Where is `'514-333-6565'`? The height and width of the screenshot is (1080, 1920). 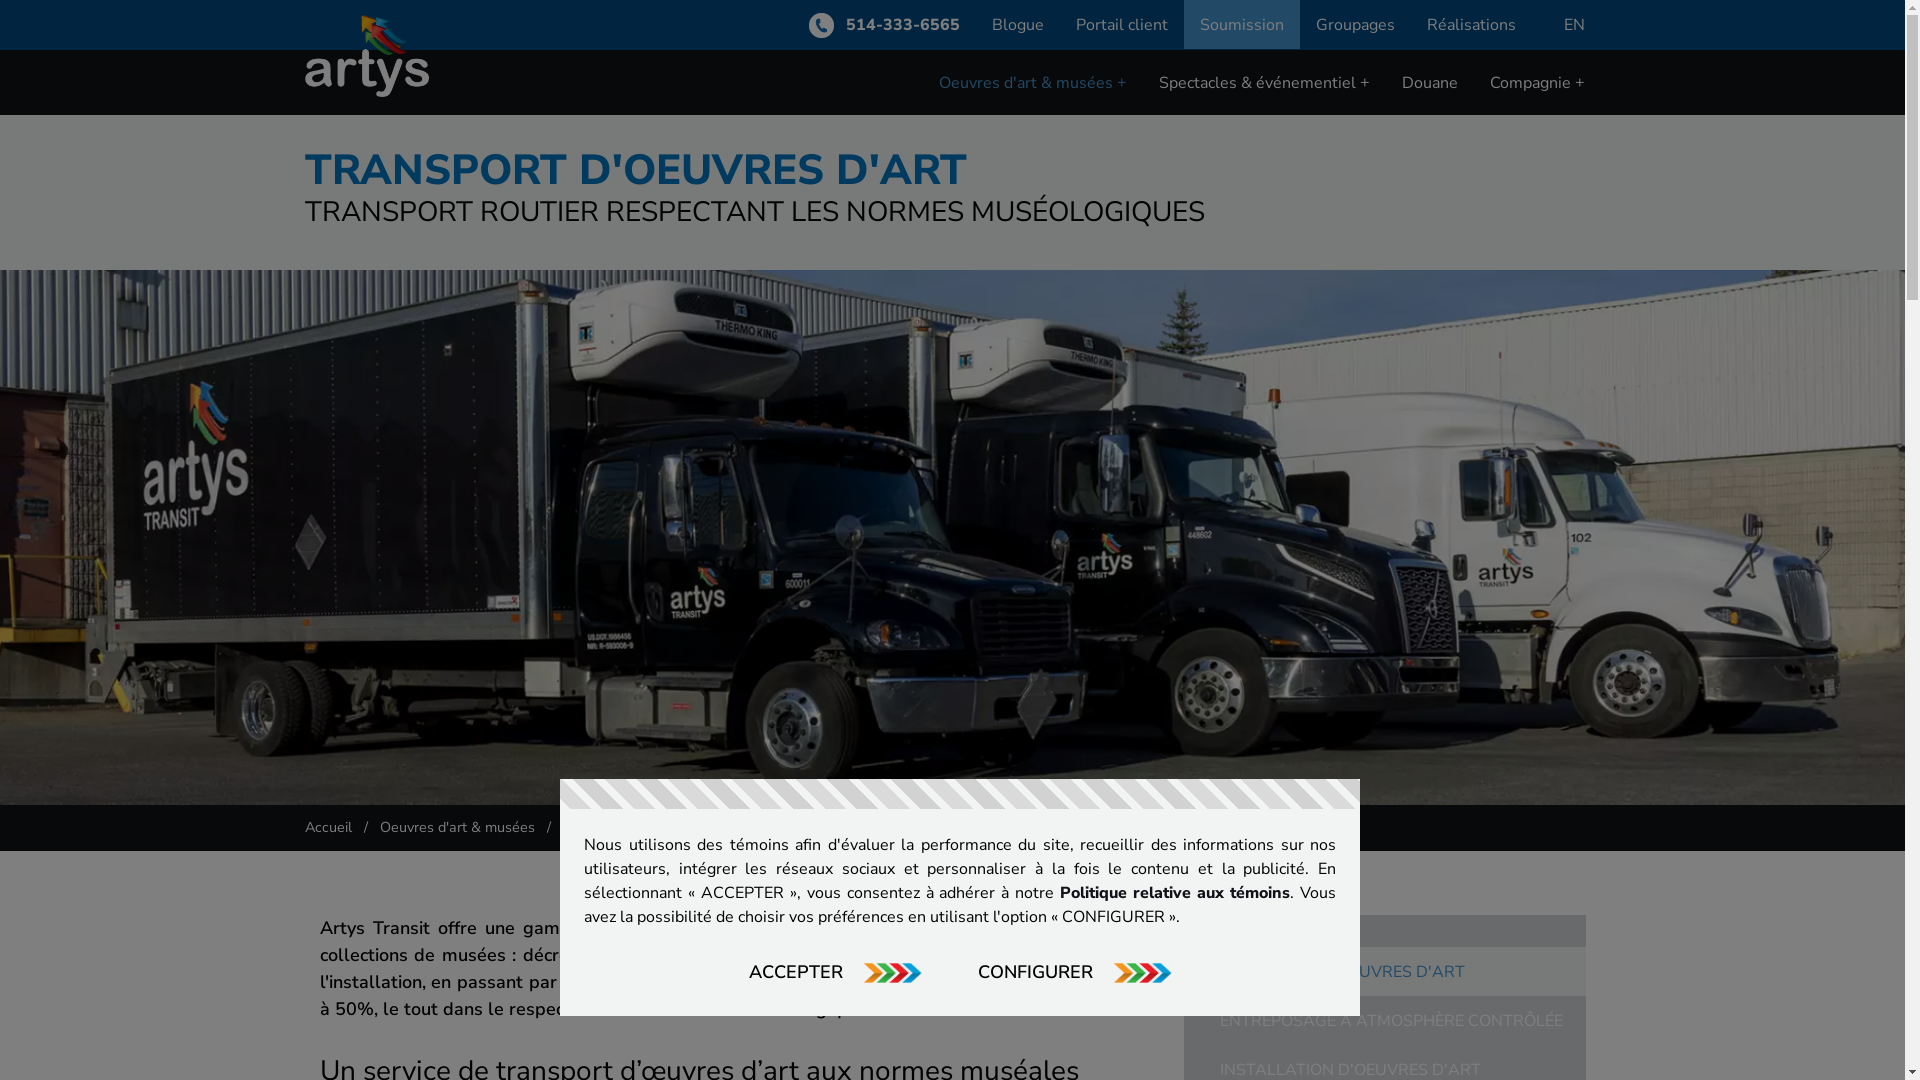 '514-333-6565' is located at coordinates (882, 24).